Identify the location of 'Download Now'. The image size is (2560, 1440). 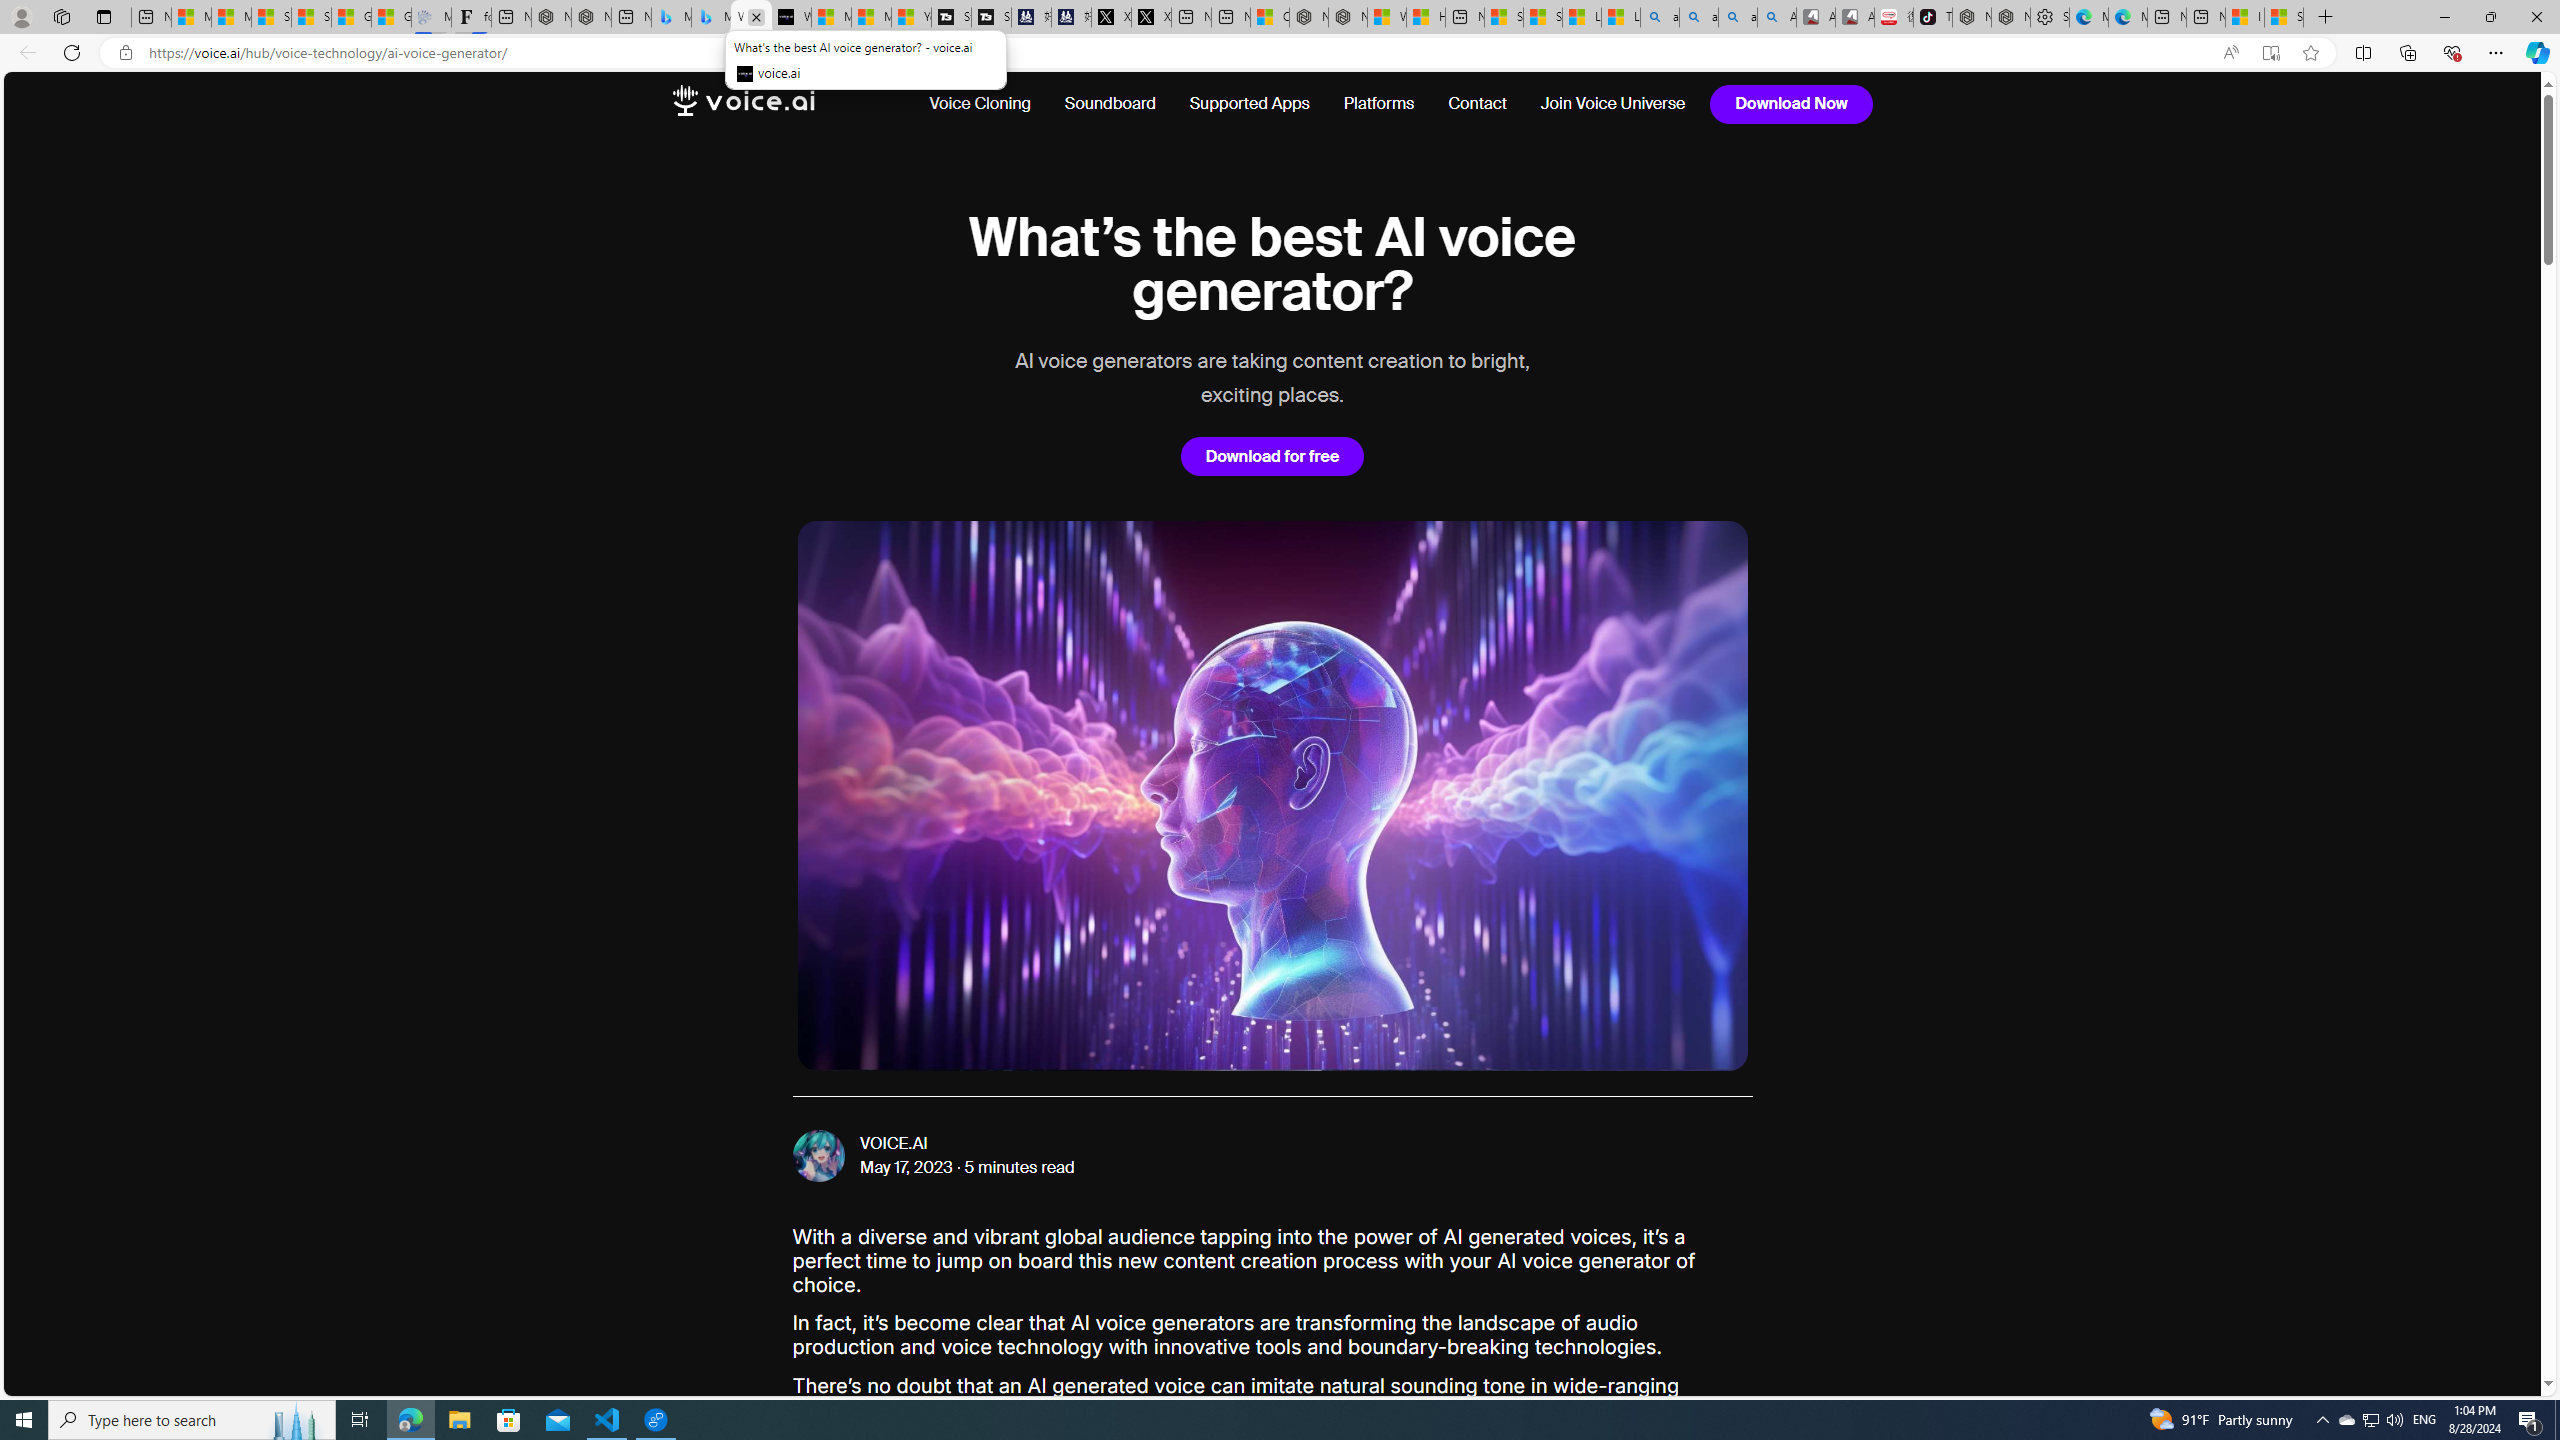
(1791, 103).